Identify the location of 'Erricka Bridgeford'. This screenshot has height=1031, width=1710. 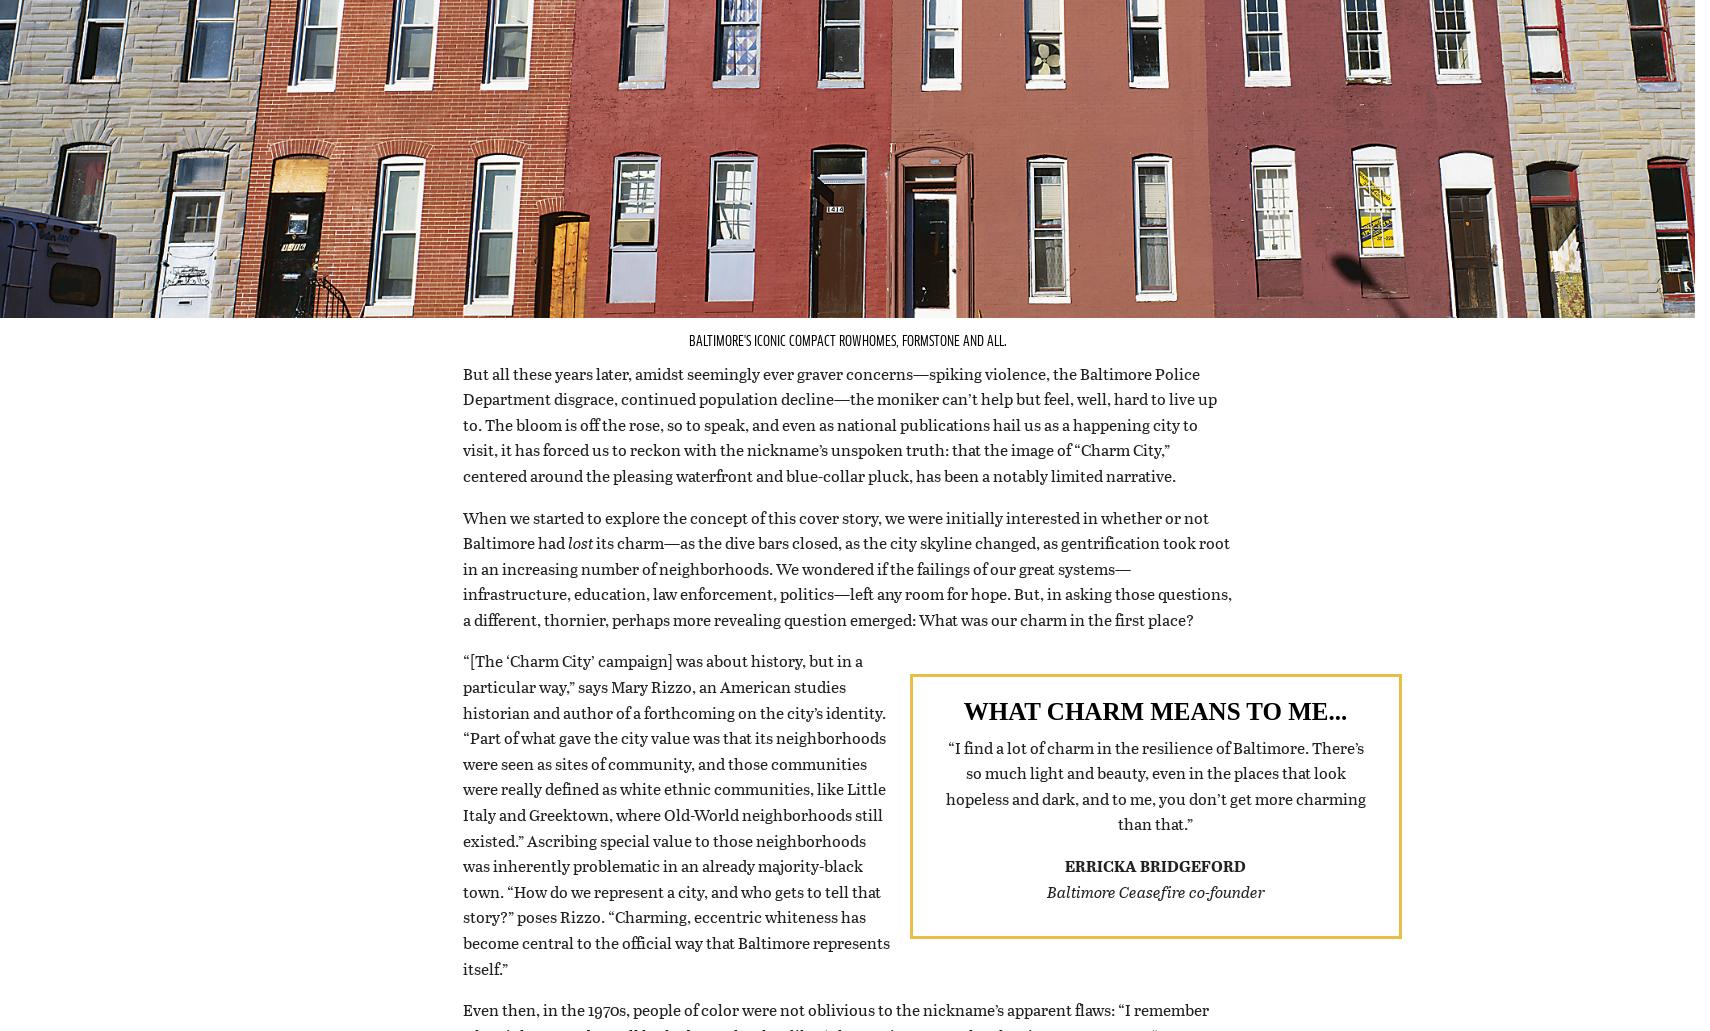
(1154, 890).